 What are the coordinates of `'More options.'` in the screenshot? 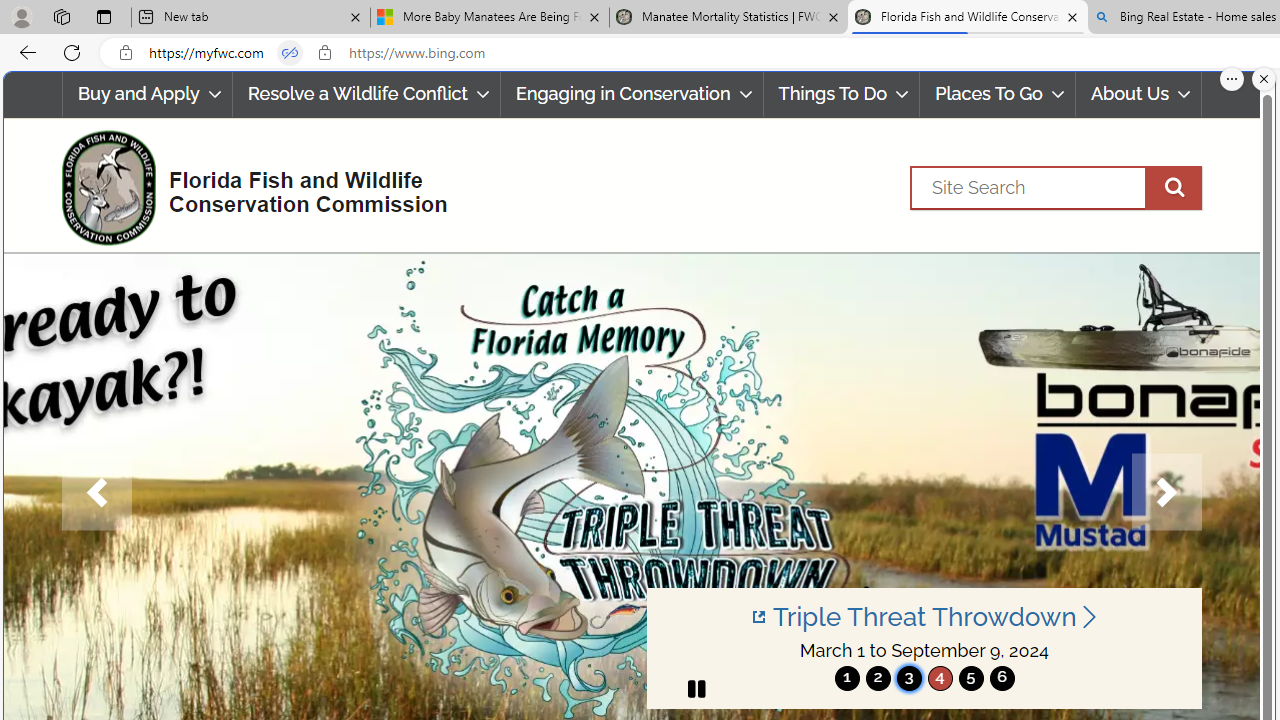 It's located at (1231, 78).